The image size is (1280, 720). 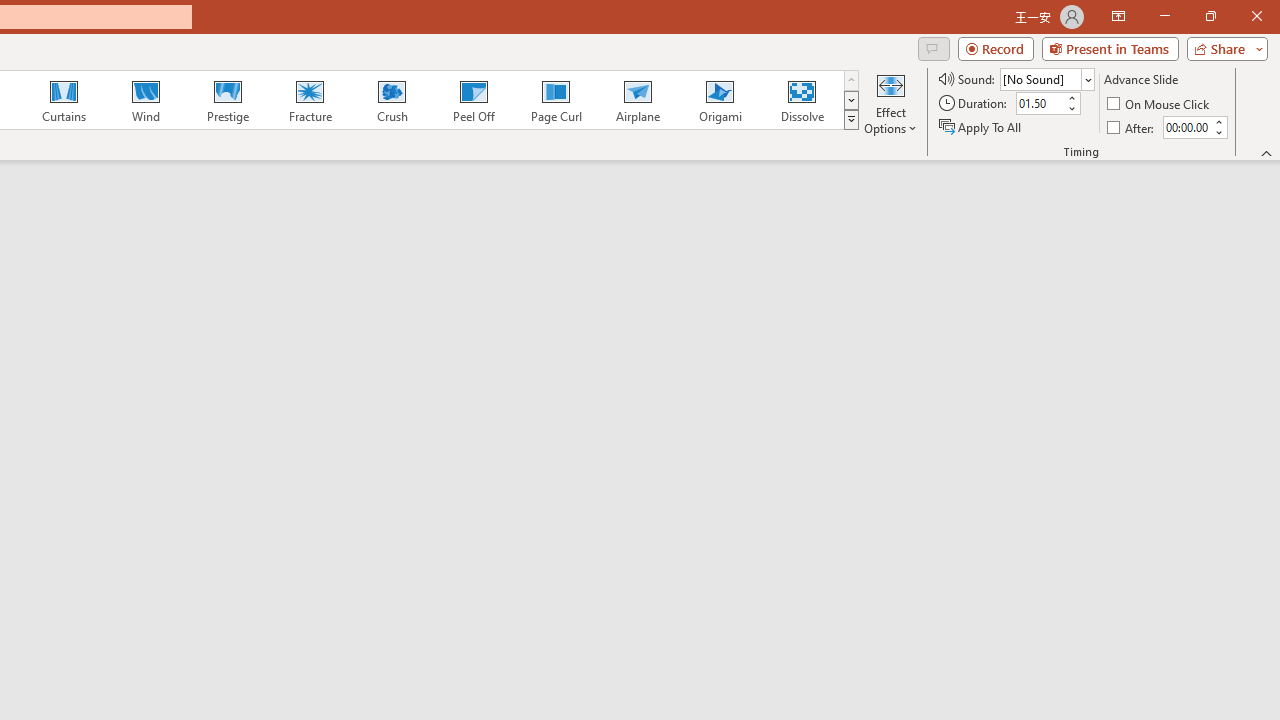 I want to click on 'Page Curl', so click(x=555, y=100).